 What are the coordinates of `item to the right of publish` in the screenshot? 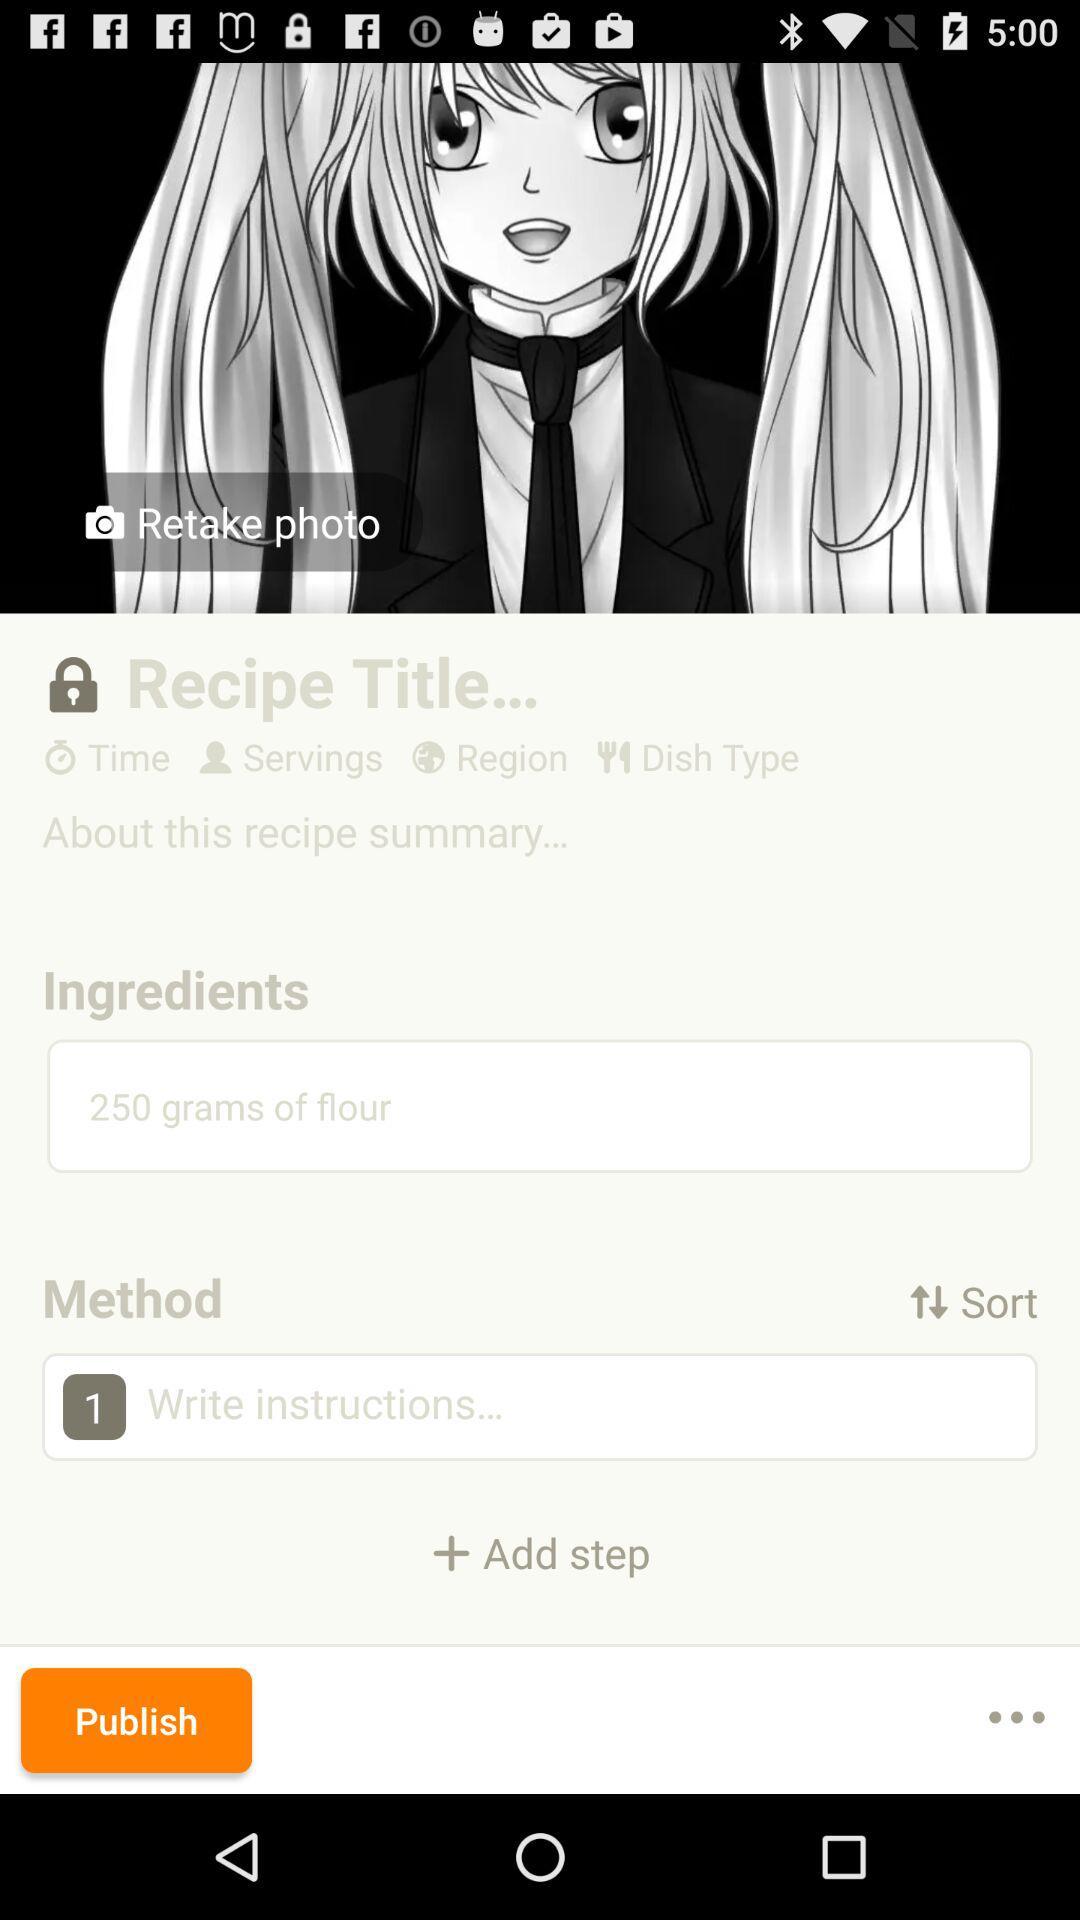 It's located at (1017, 1719).